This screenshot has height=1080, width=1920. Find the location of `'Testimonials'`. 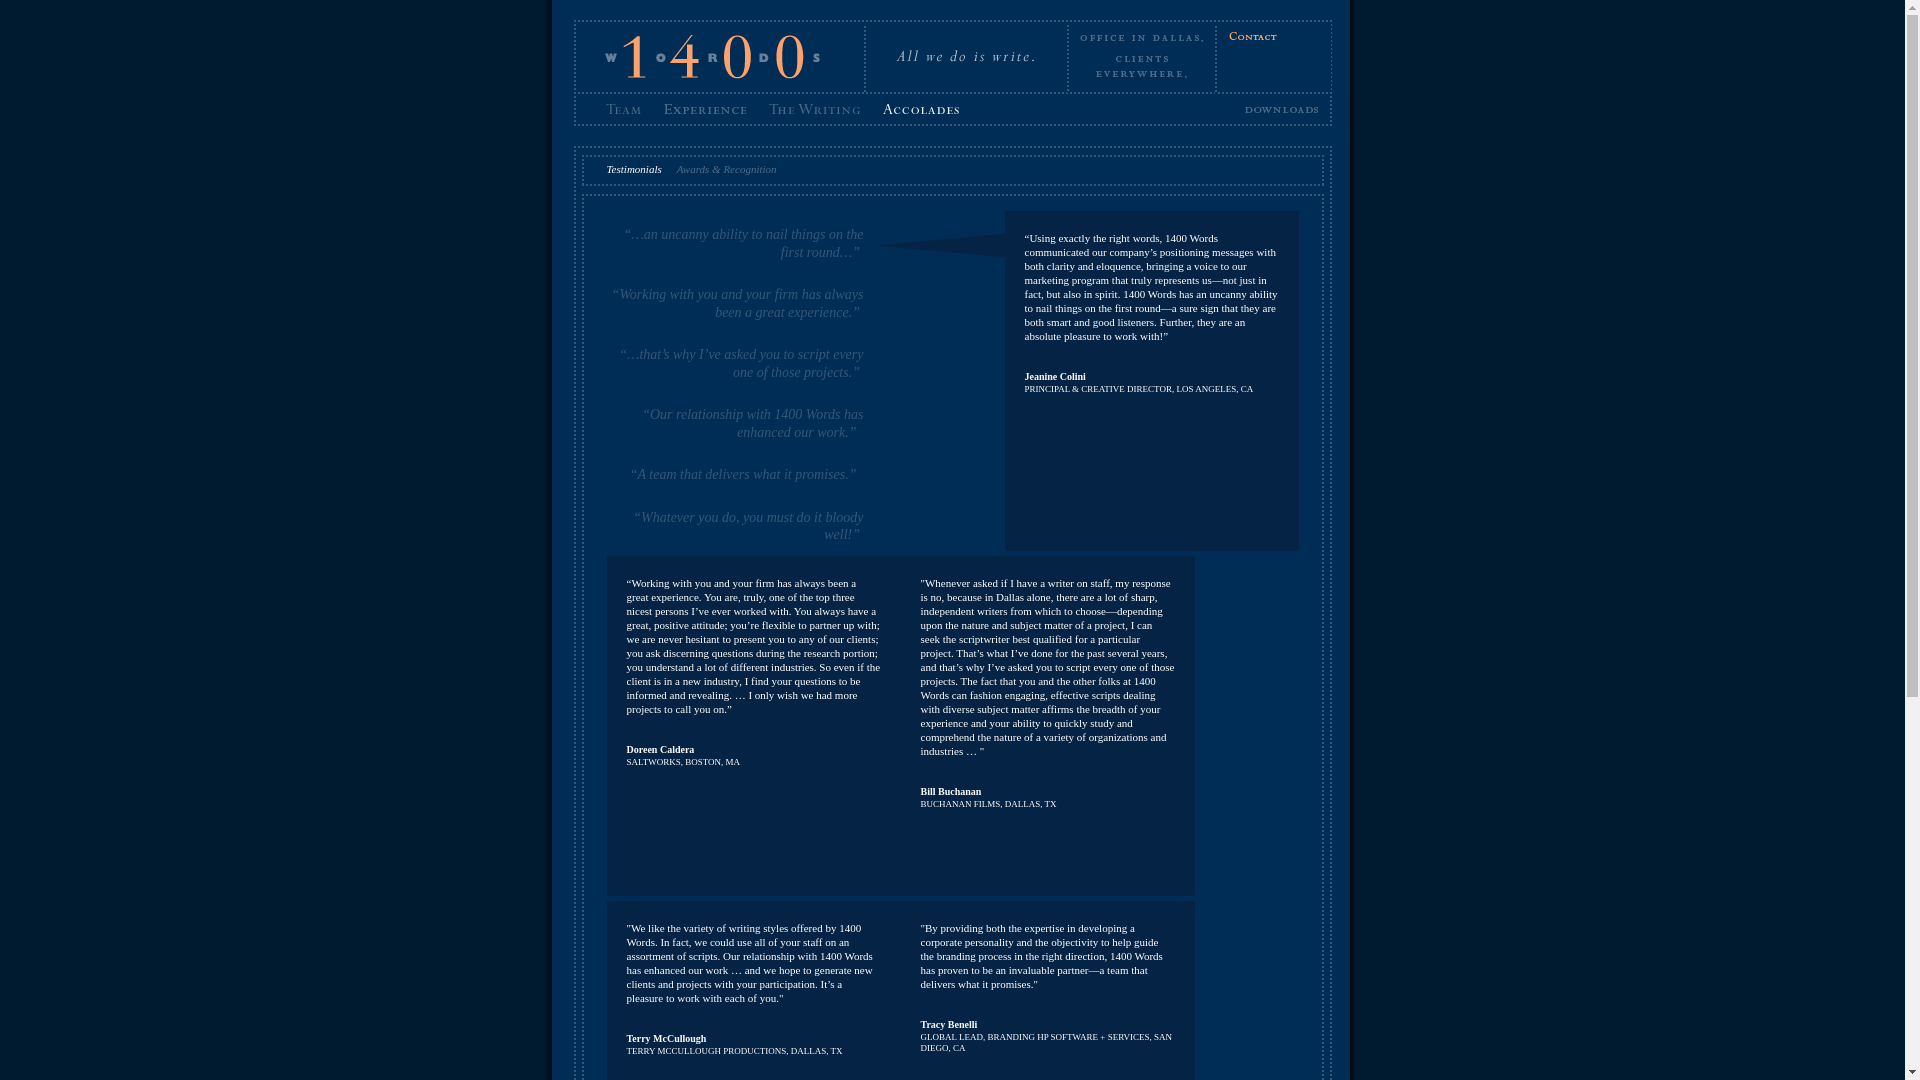

'Testimonials' is located at coordinates (632, 168).